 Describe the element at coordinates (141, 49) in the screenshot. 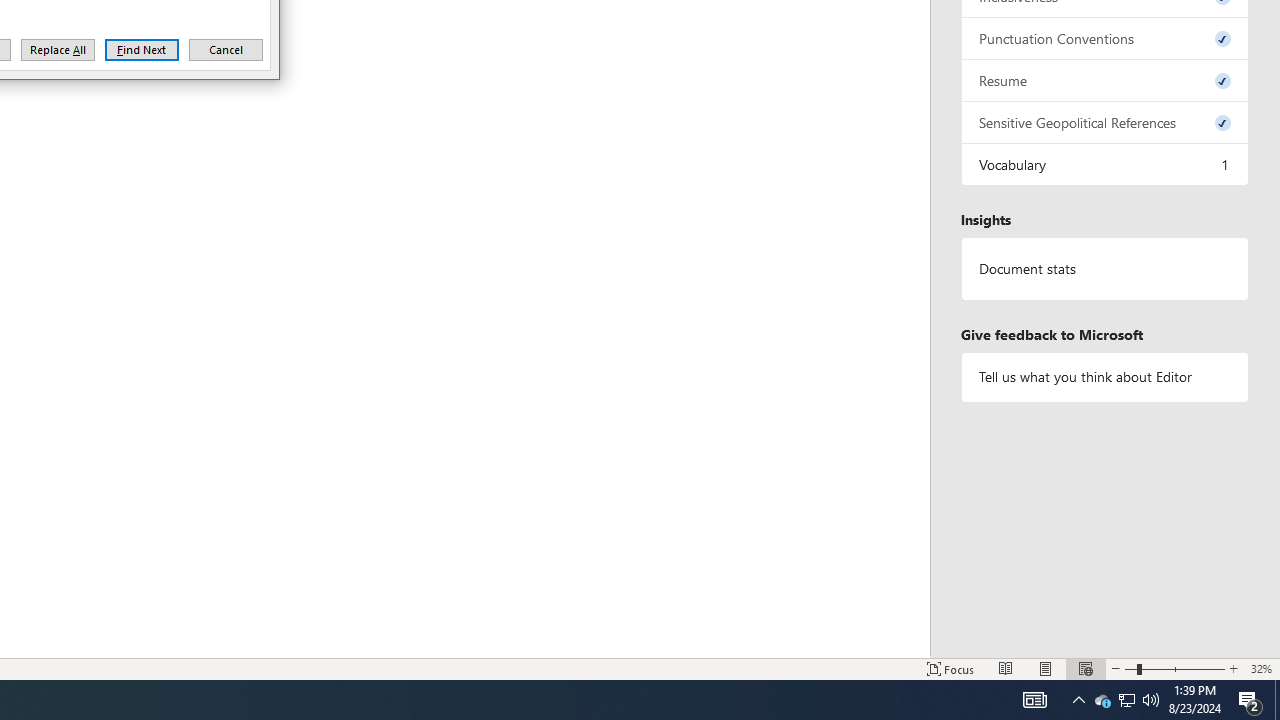

I see `'Find Next'` at that location.